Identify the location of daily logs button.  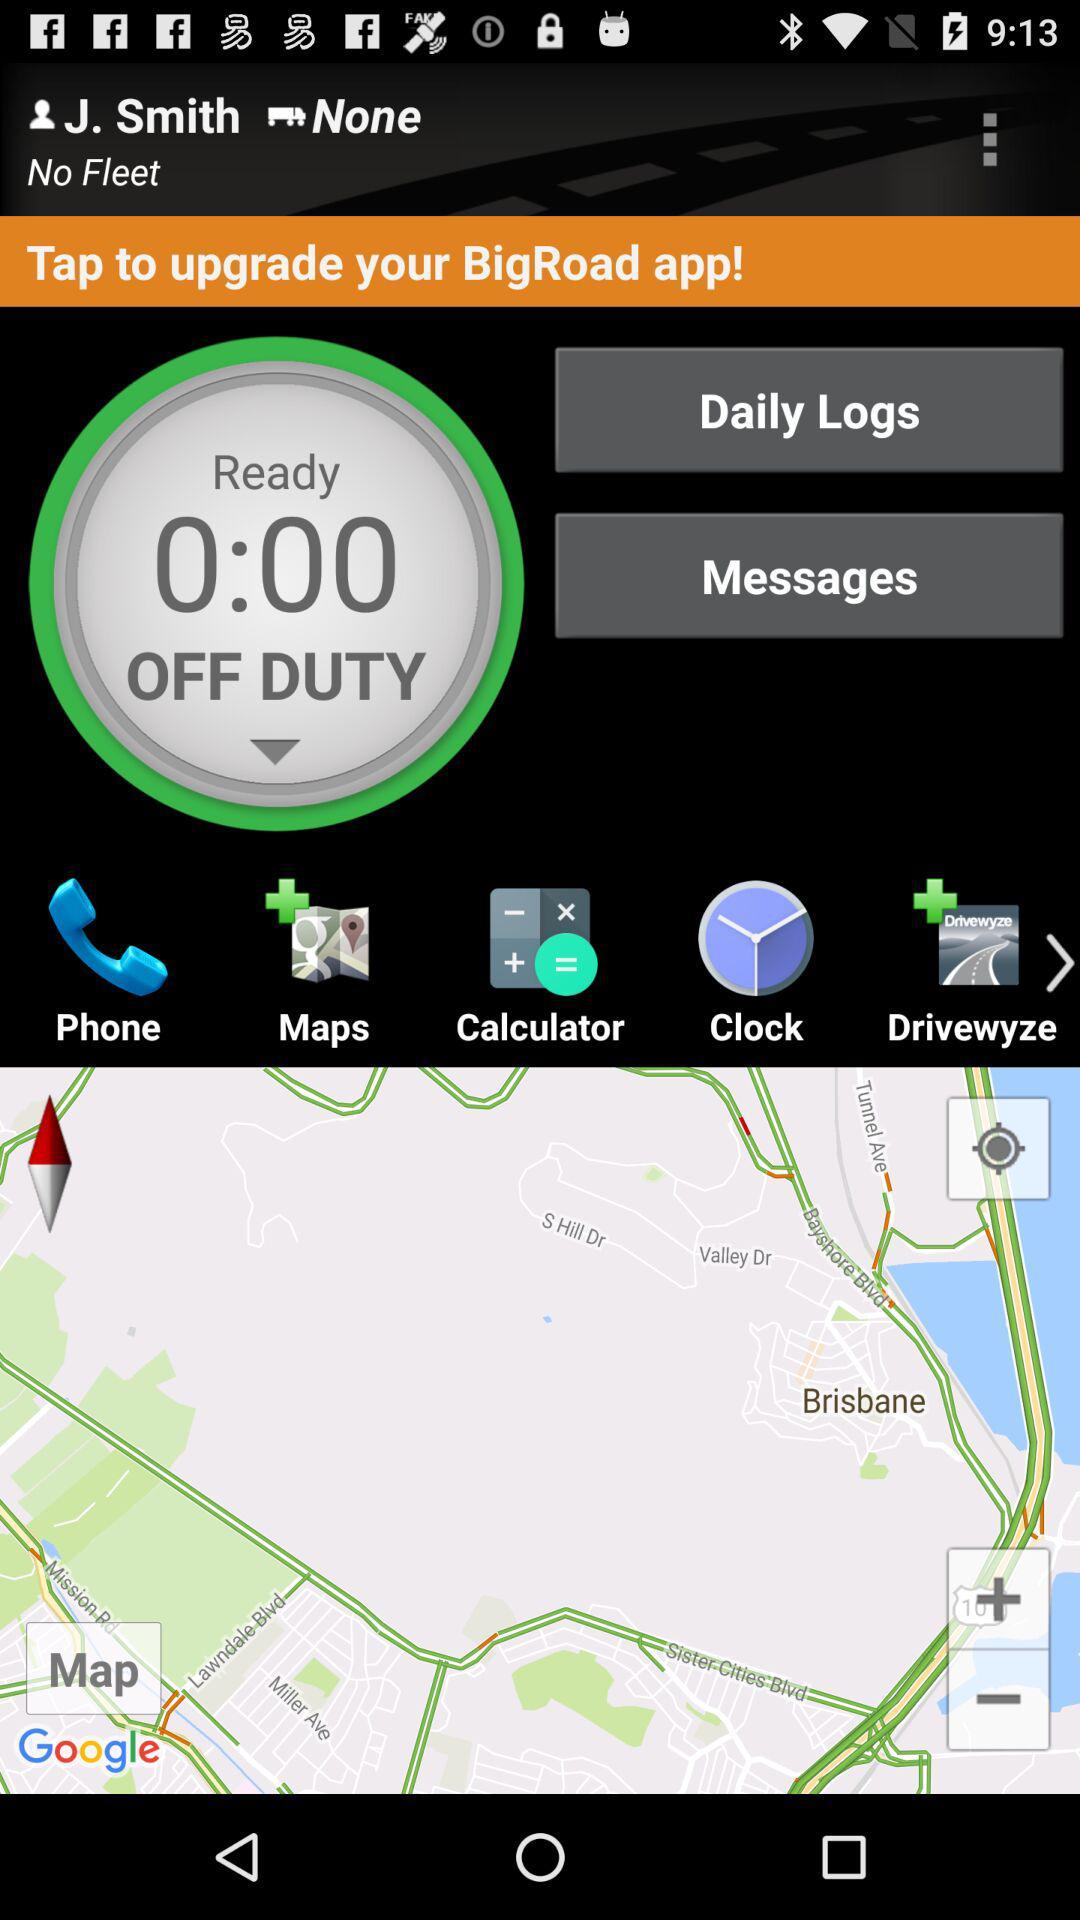
(808, 408).